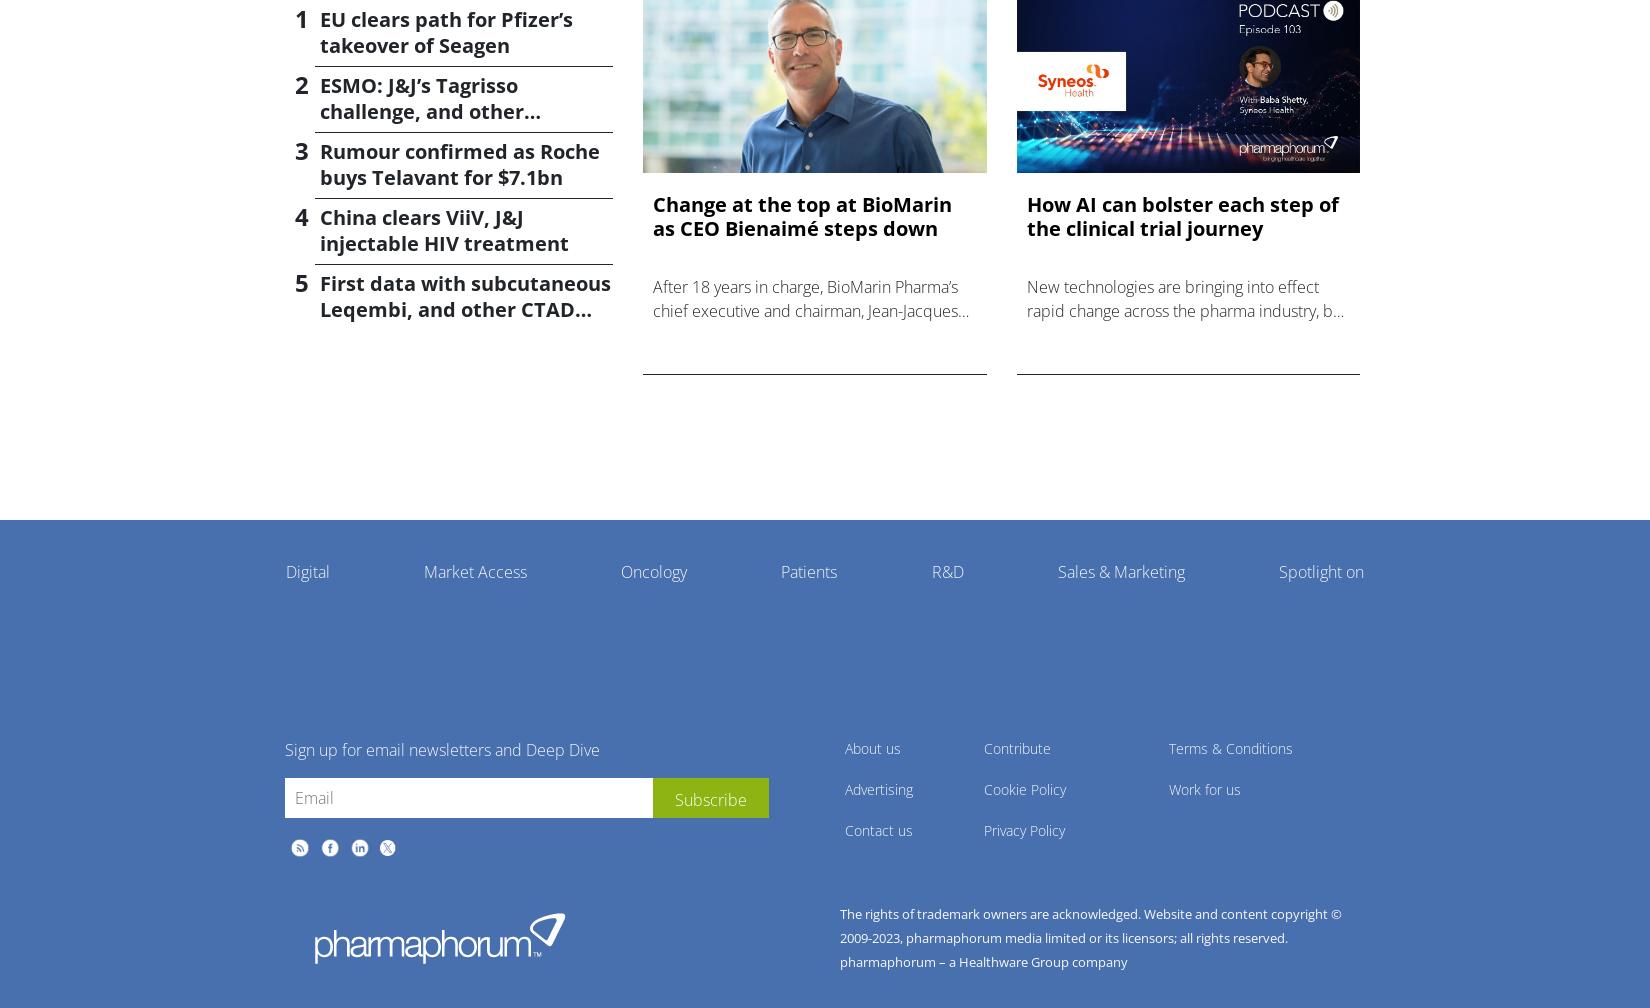 This screenshot has width=1650, height=1008. Describe the element at coordinates (1204, 788) in the screenshot. I see `'Work for us'` at that location.